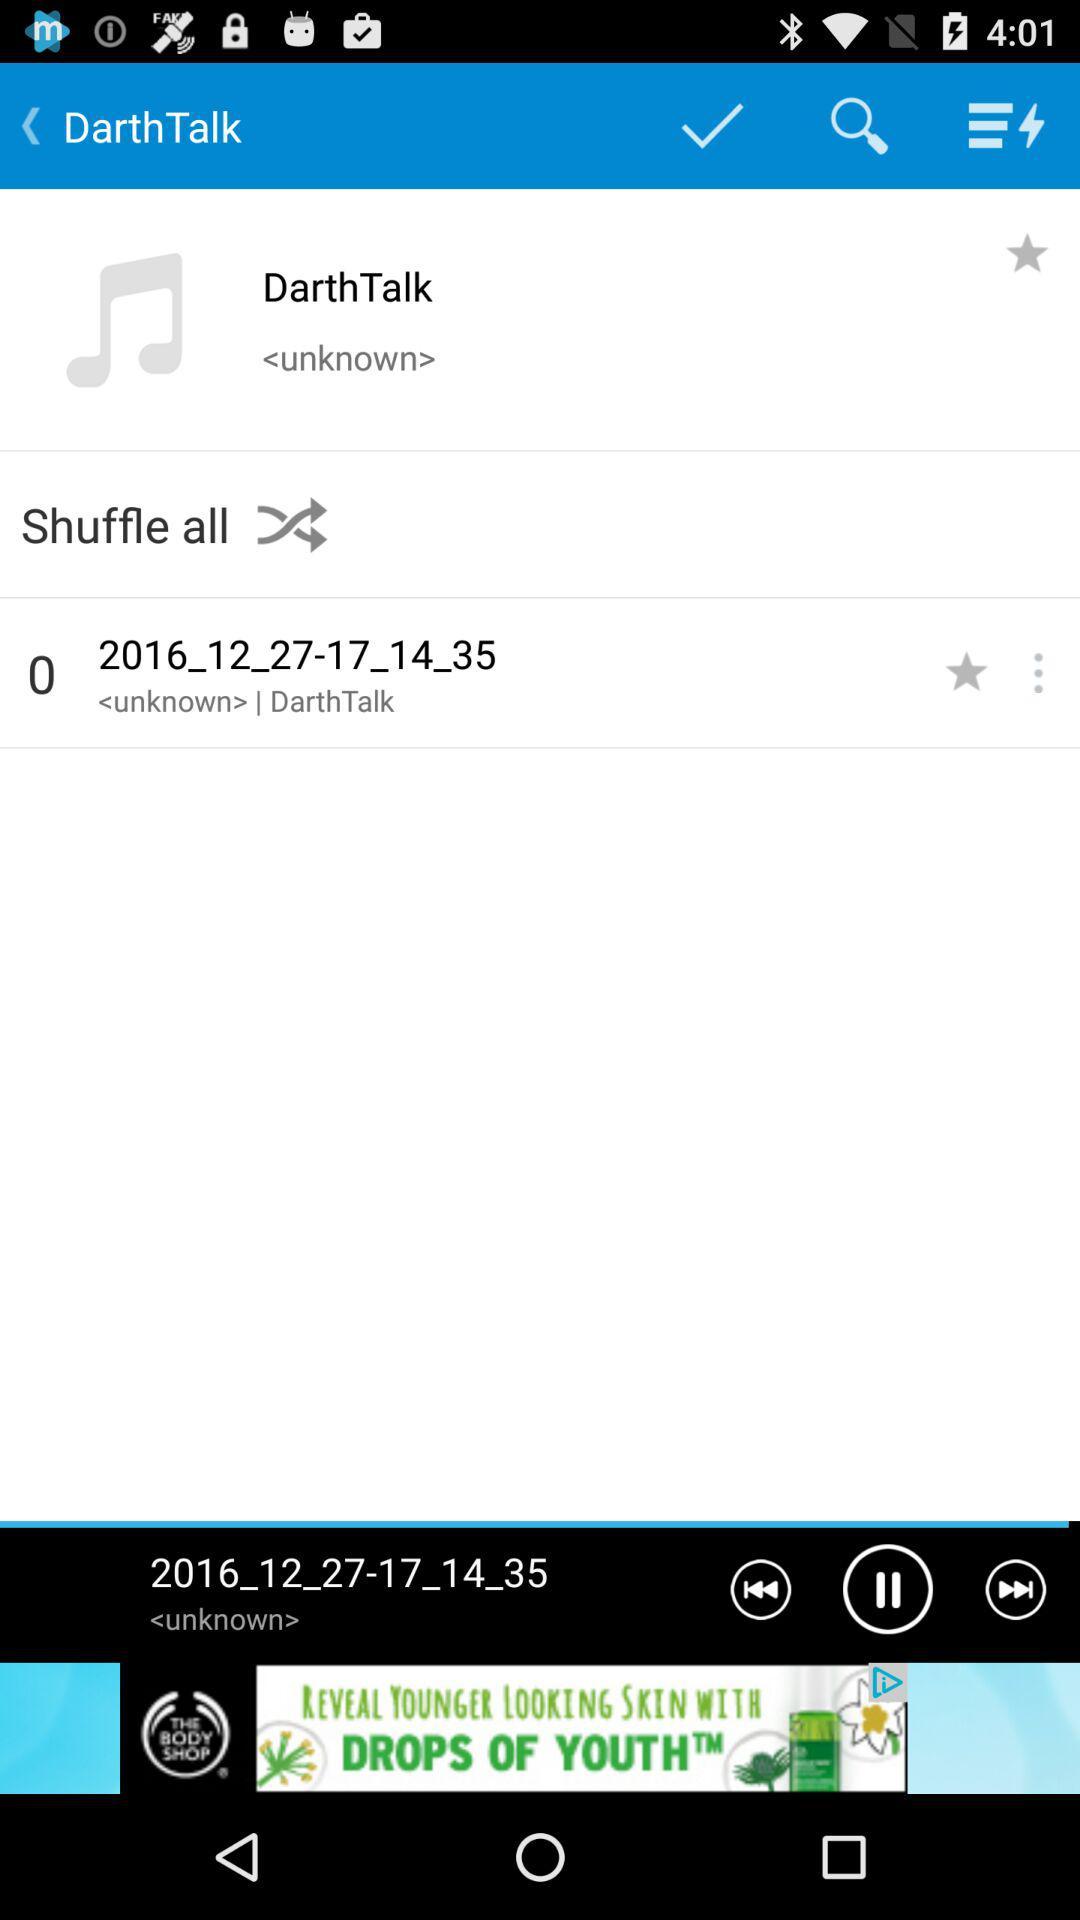 The width and height of the screenshot is (1080, 1920). I want to click on the check icon, so click(711, 133).